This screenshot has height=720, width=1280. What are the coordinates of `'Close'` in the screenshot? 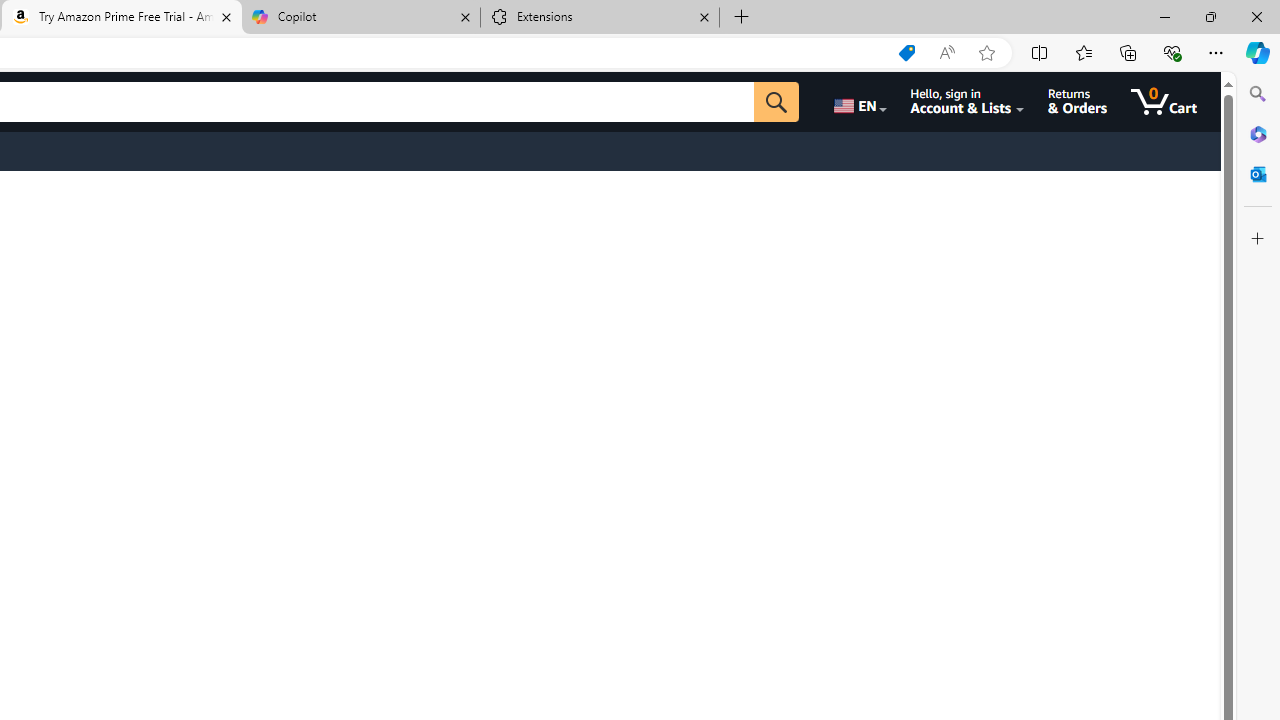 It's located at (1255, 16).